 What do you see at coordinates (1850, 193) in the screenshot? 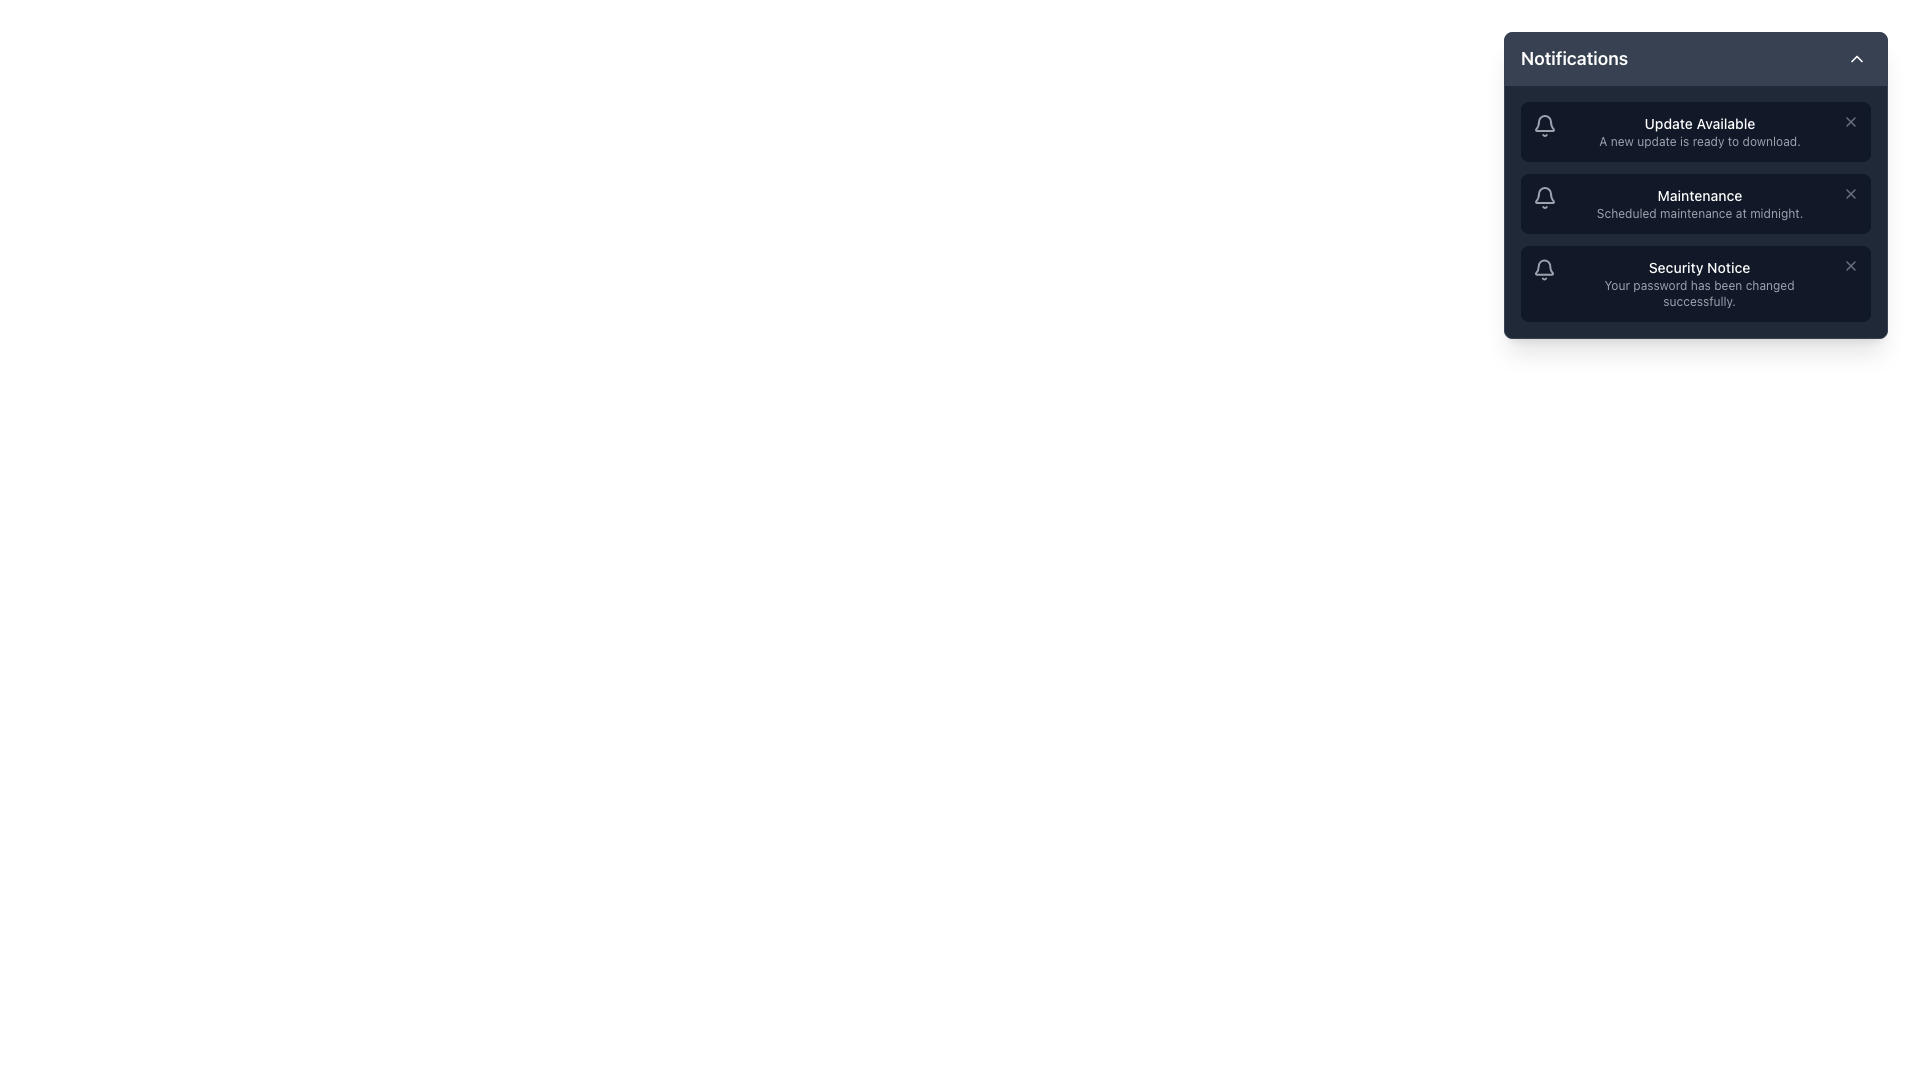
I see `the close button, styled as a cross or 'X', located on the far right side of the 'Maintenance' notification item` at bounding box center [1850, 193].